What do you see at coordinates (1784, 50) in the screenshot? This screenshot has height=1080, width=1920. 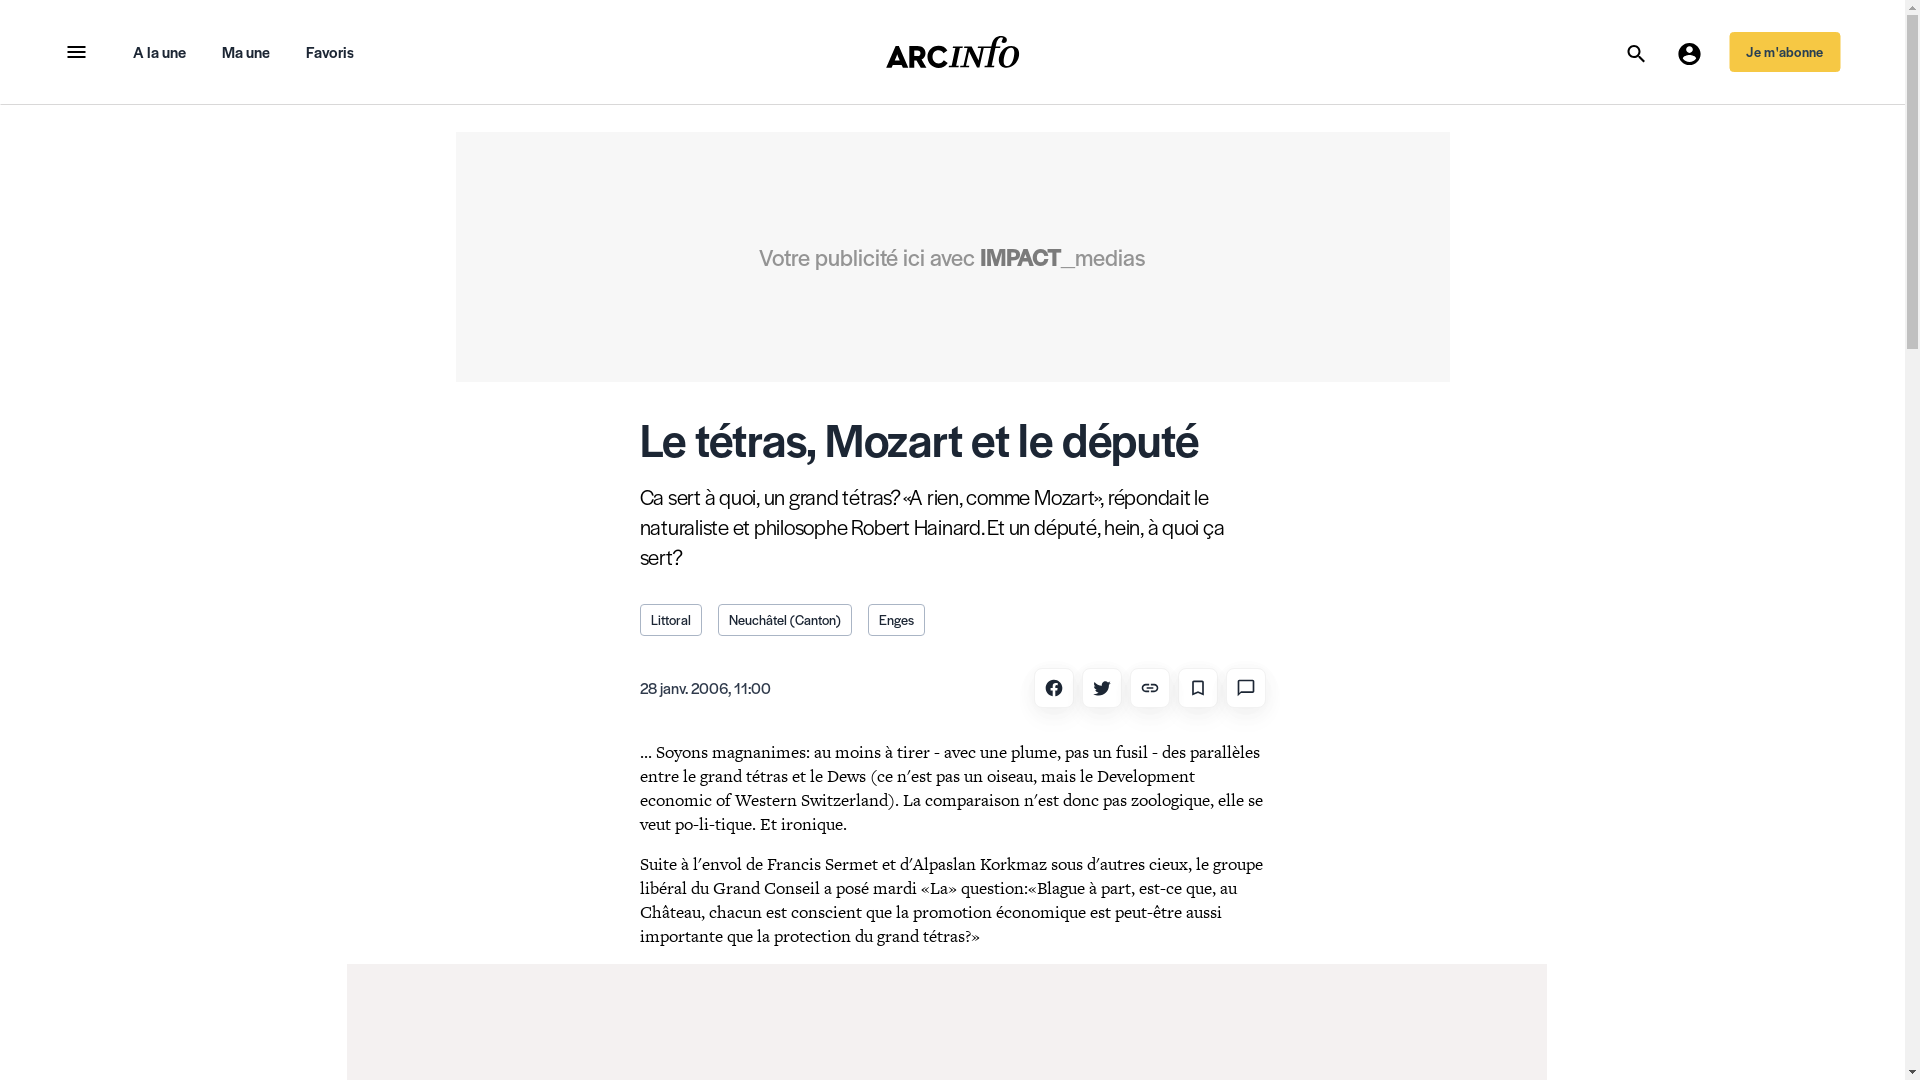 I see `'Je m'abonne'` at bounding box center [1784, 50].